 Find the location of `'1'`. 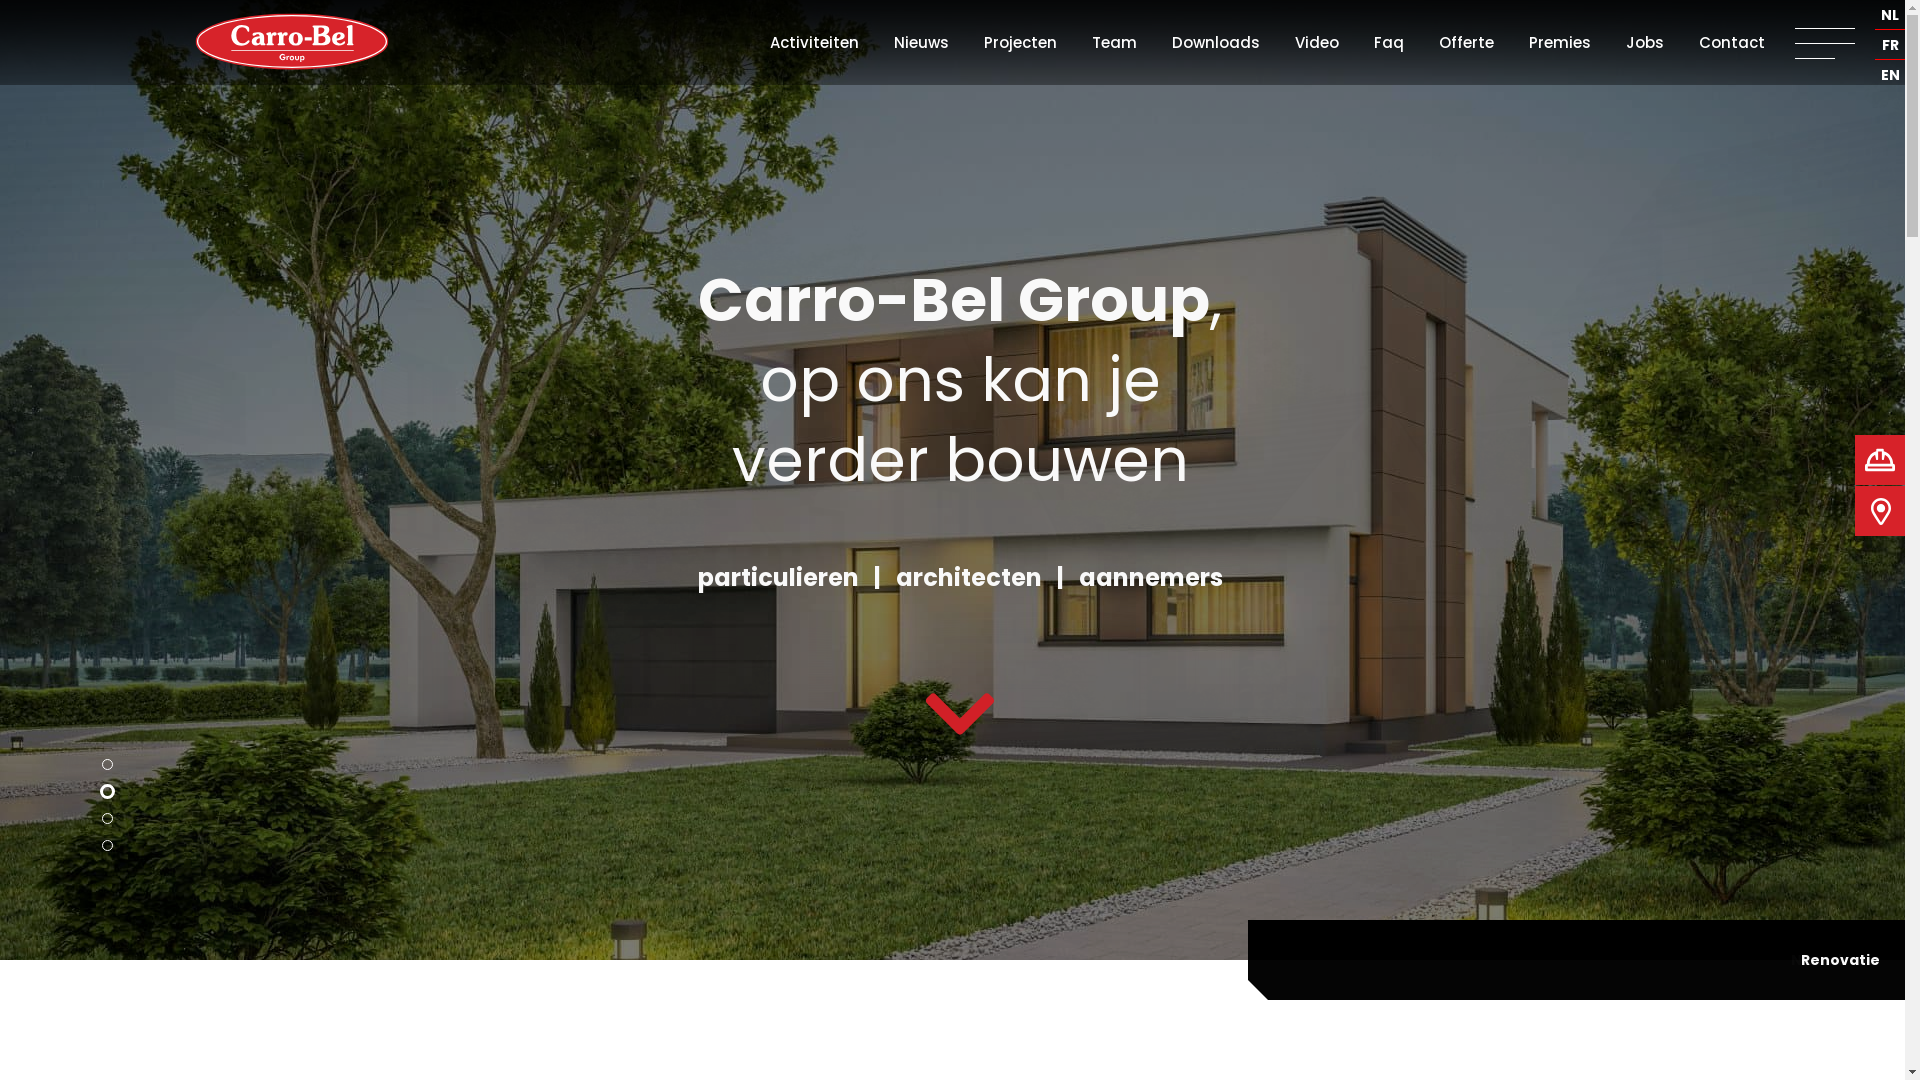

'1' is located at coordinates (106, 764).